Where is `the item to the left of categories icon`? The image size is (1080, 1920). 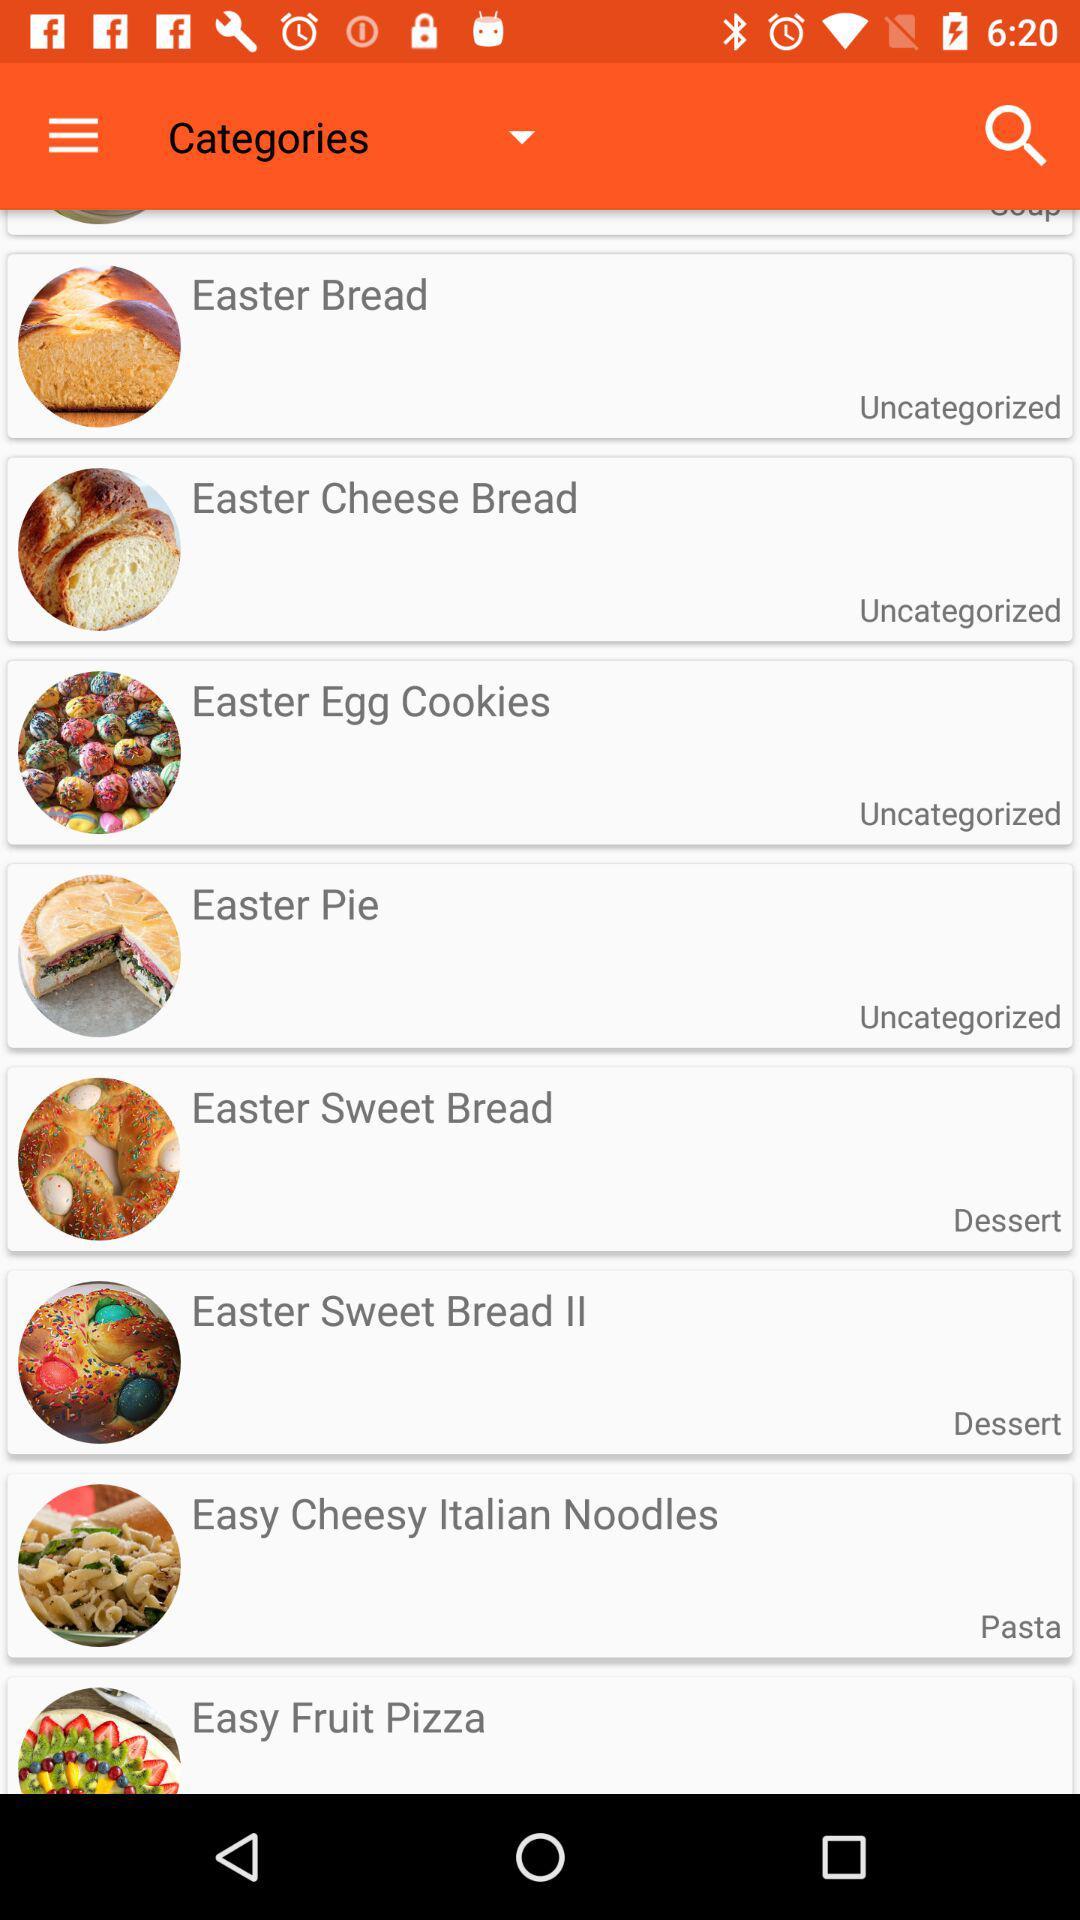
the item to the left of categories icon is located at coordinates (72, 135).